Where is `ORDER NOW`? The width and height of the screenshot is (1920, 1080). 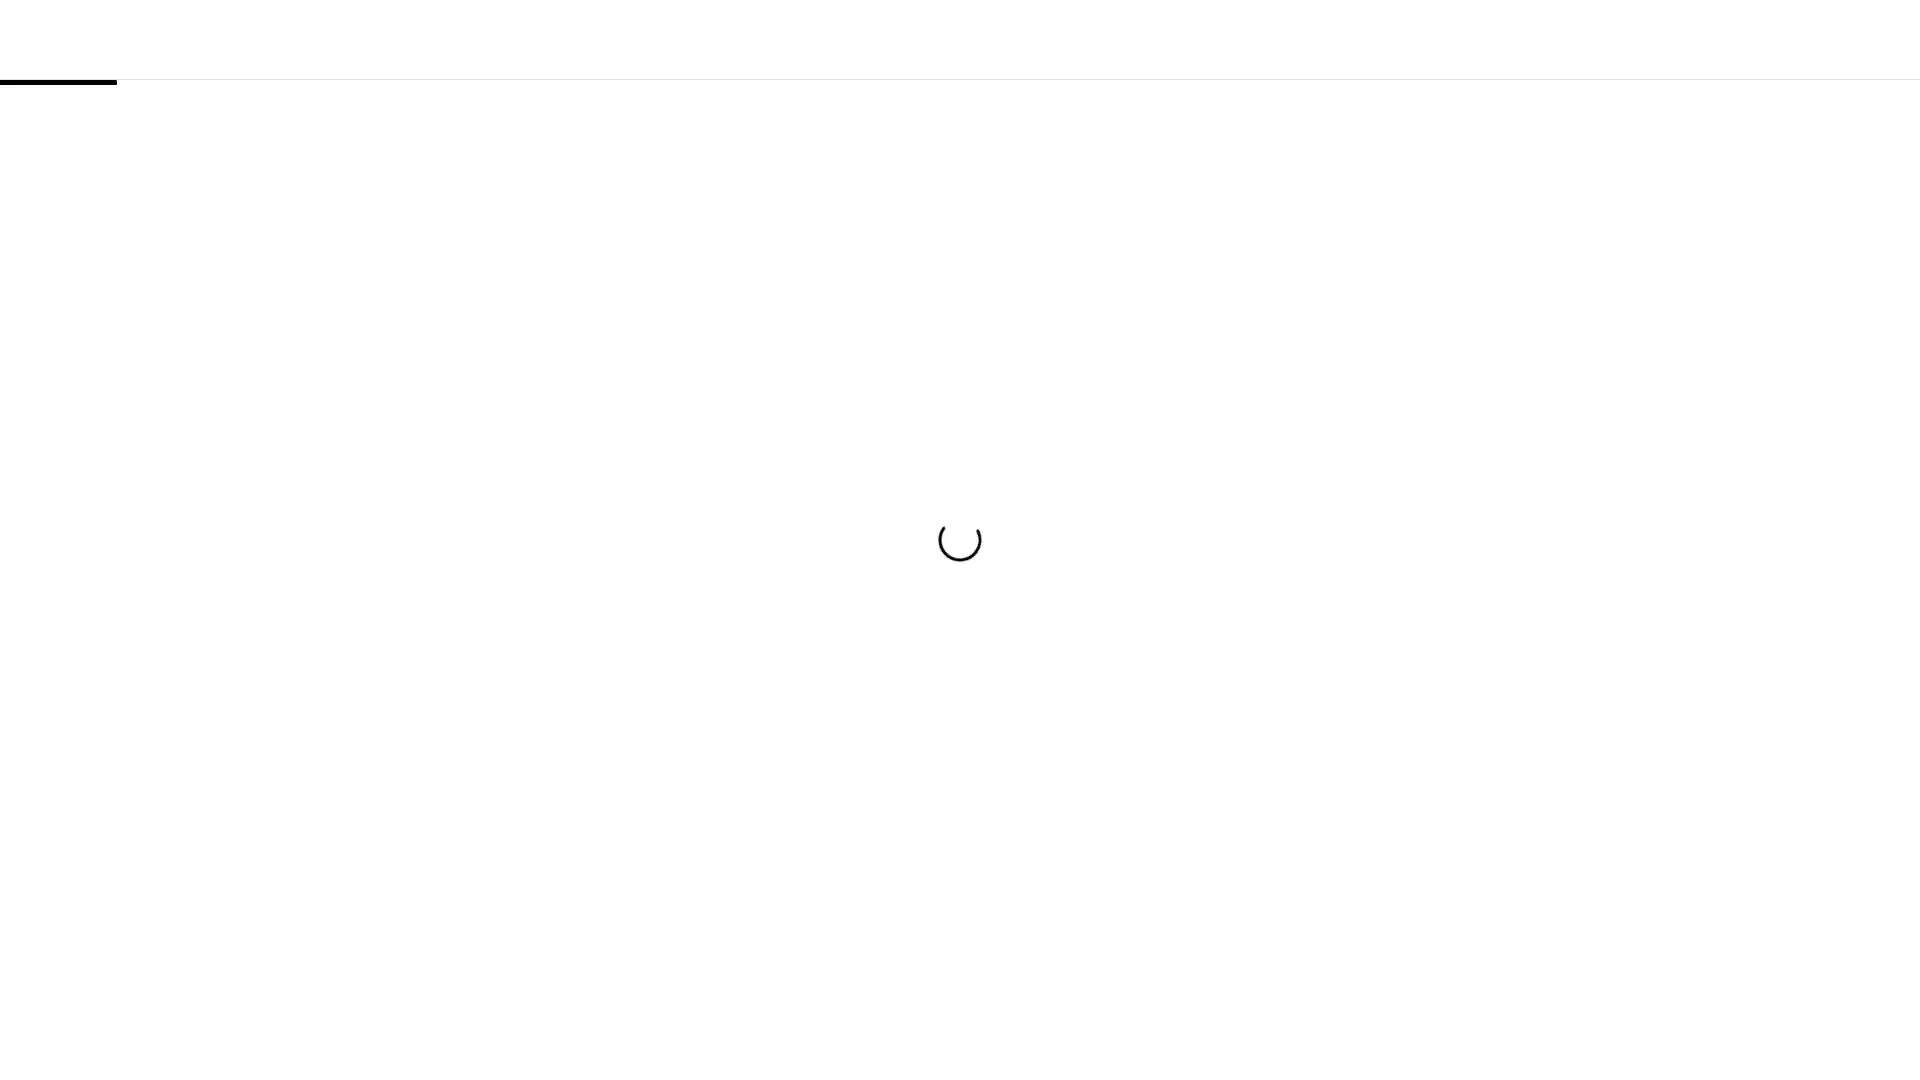
ORDER NOW is located at coordinates (1457, 38).